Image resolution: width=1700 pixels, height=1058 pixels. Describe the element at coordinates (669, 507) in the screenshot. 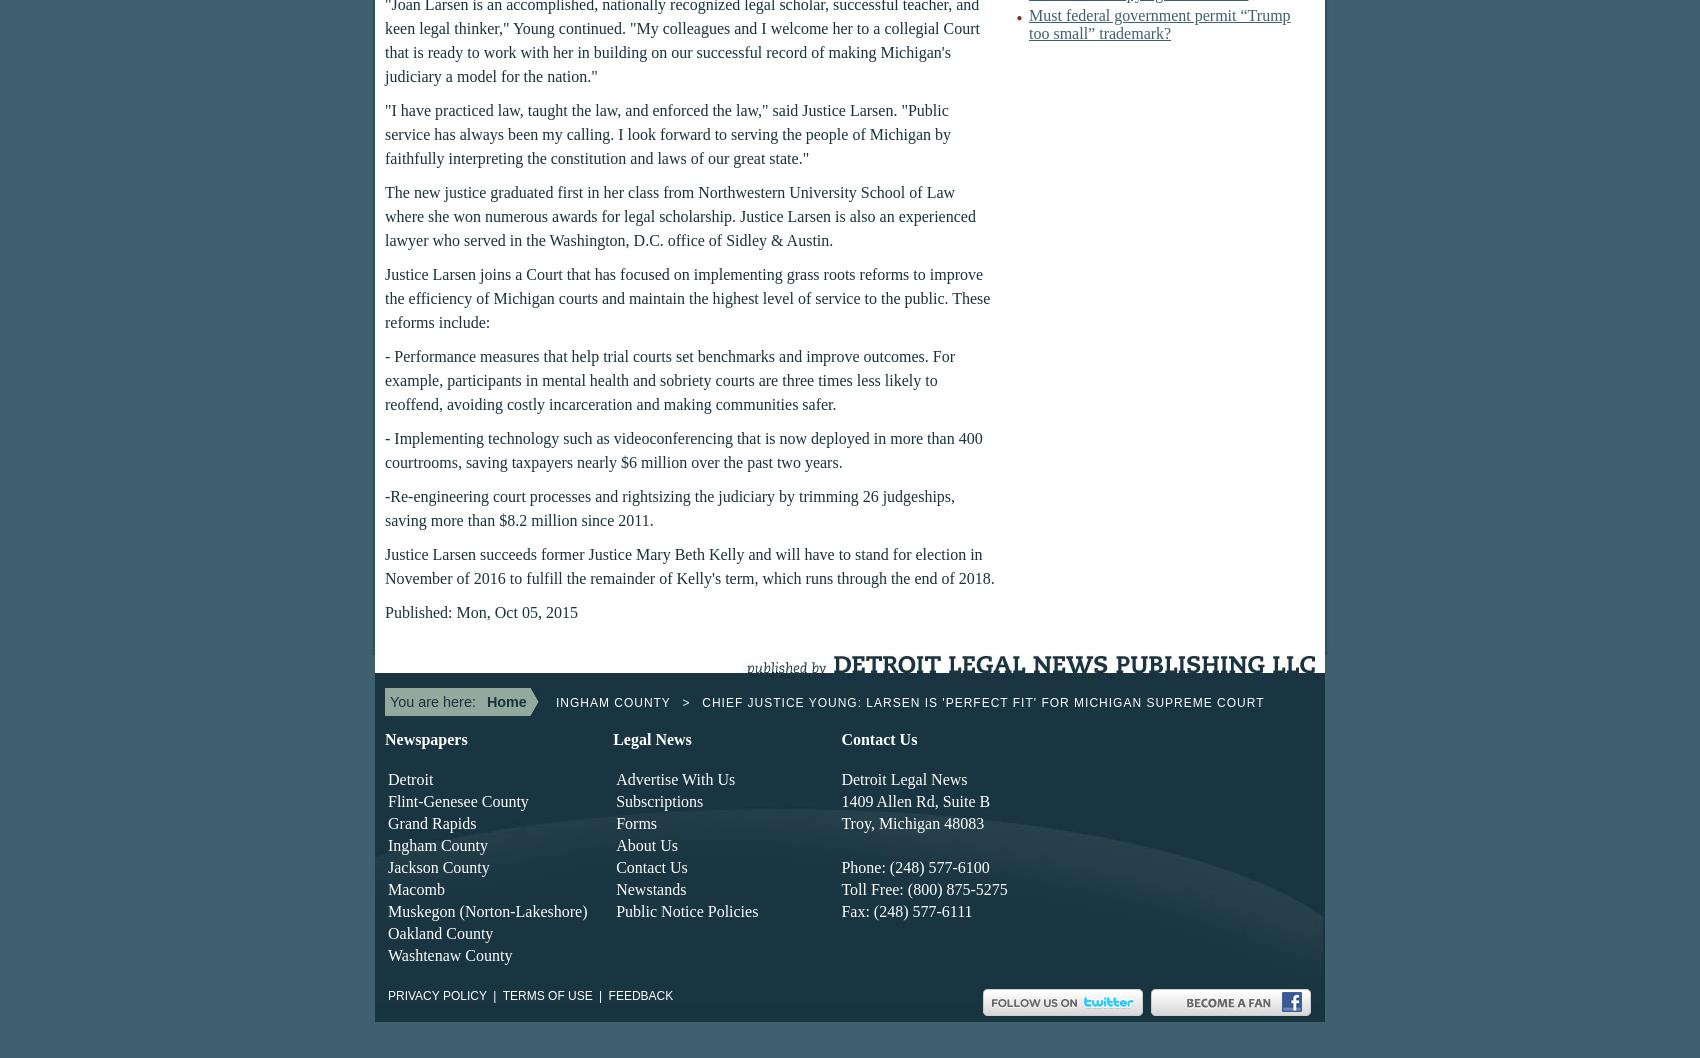

I see `'-Re-engineering court processes and rightsizing the judiciary by trimming 26 judgeships, saving more than $8.2 million since 2011.'` at that location.